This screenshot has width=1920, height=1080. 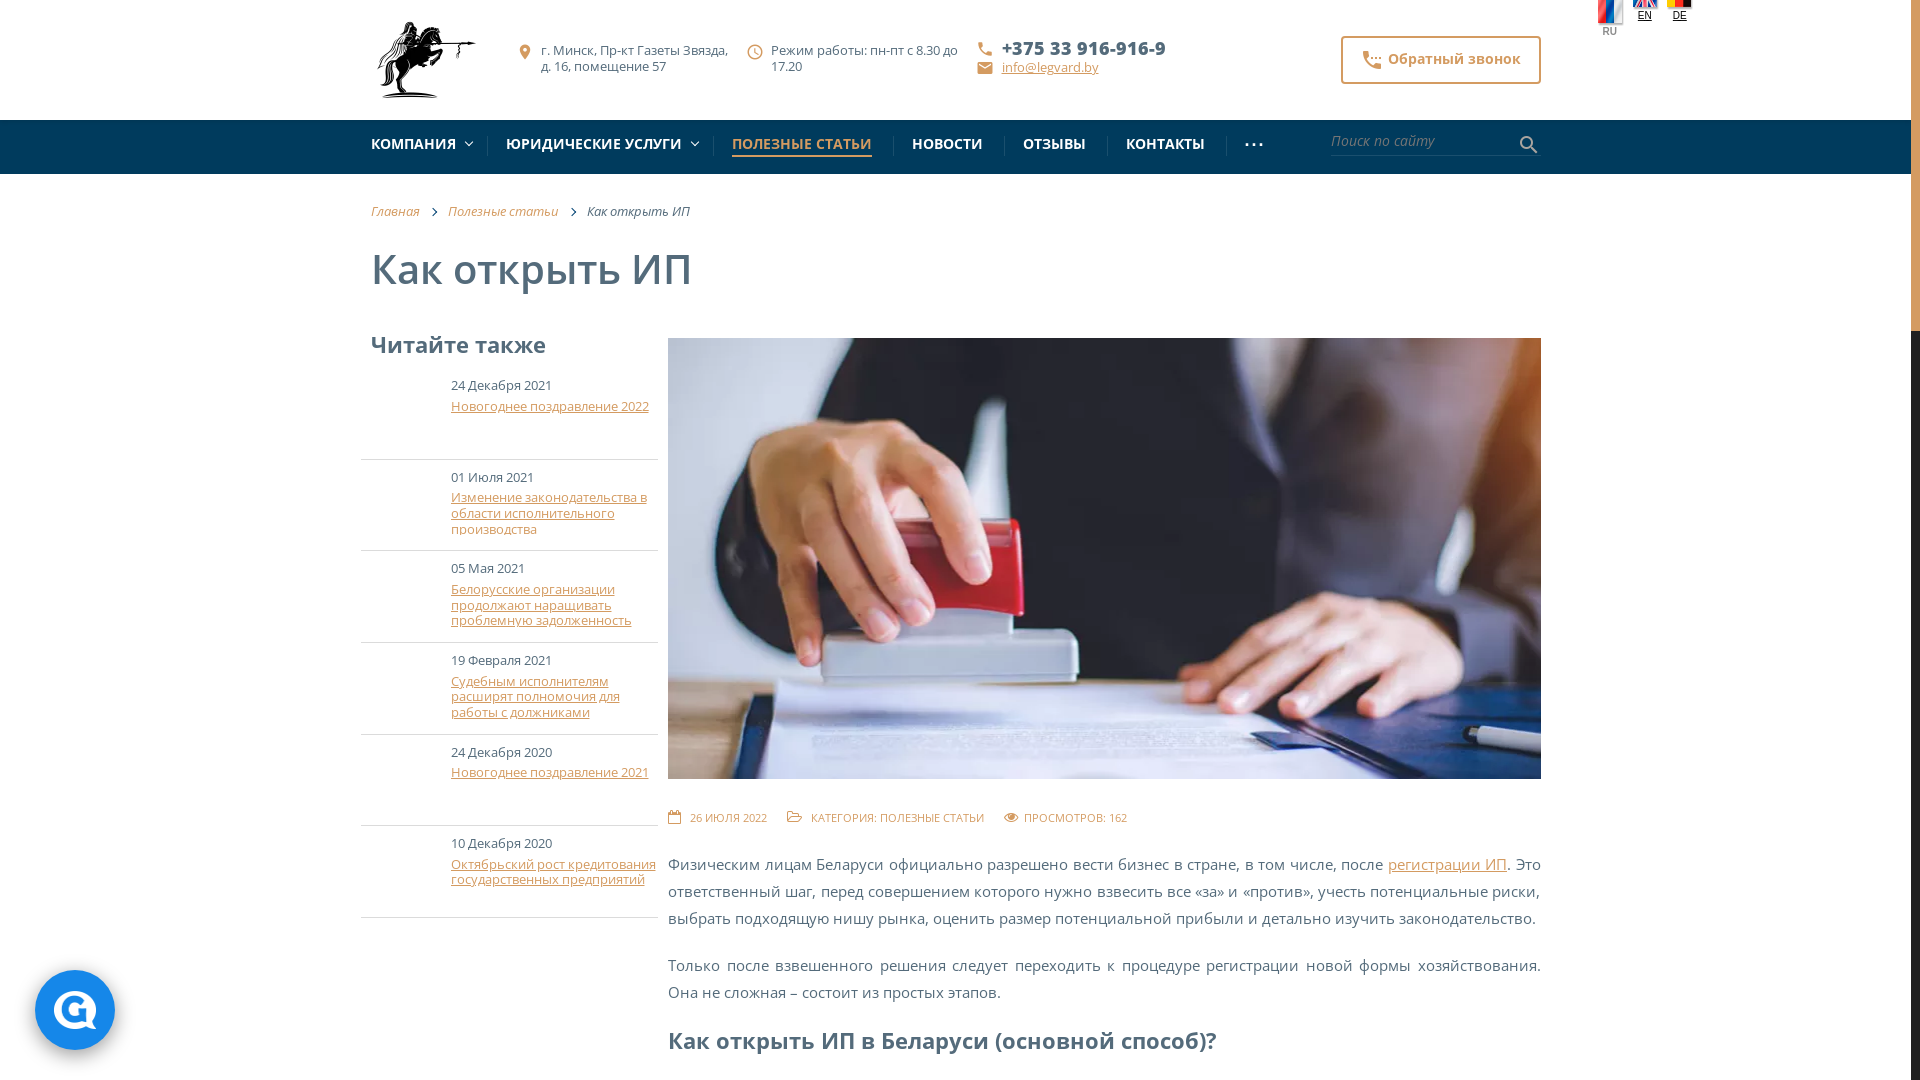 I want to click on 'info@legvard.by', so click(x=1002, y=65).